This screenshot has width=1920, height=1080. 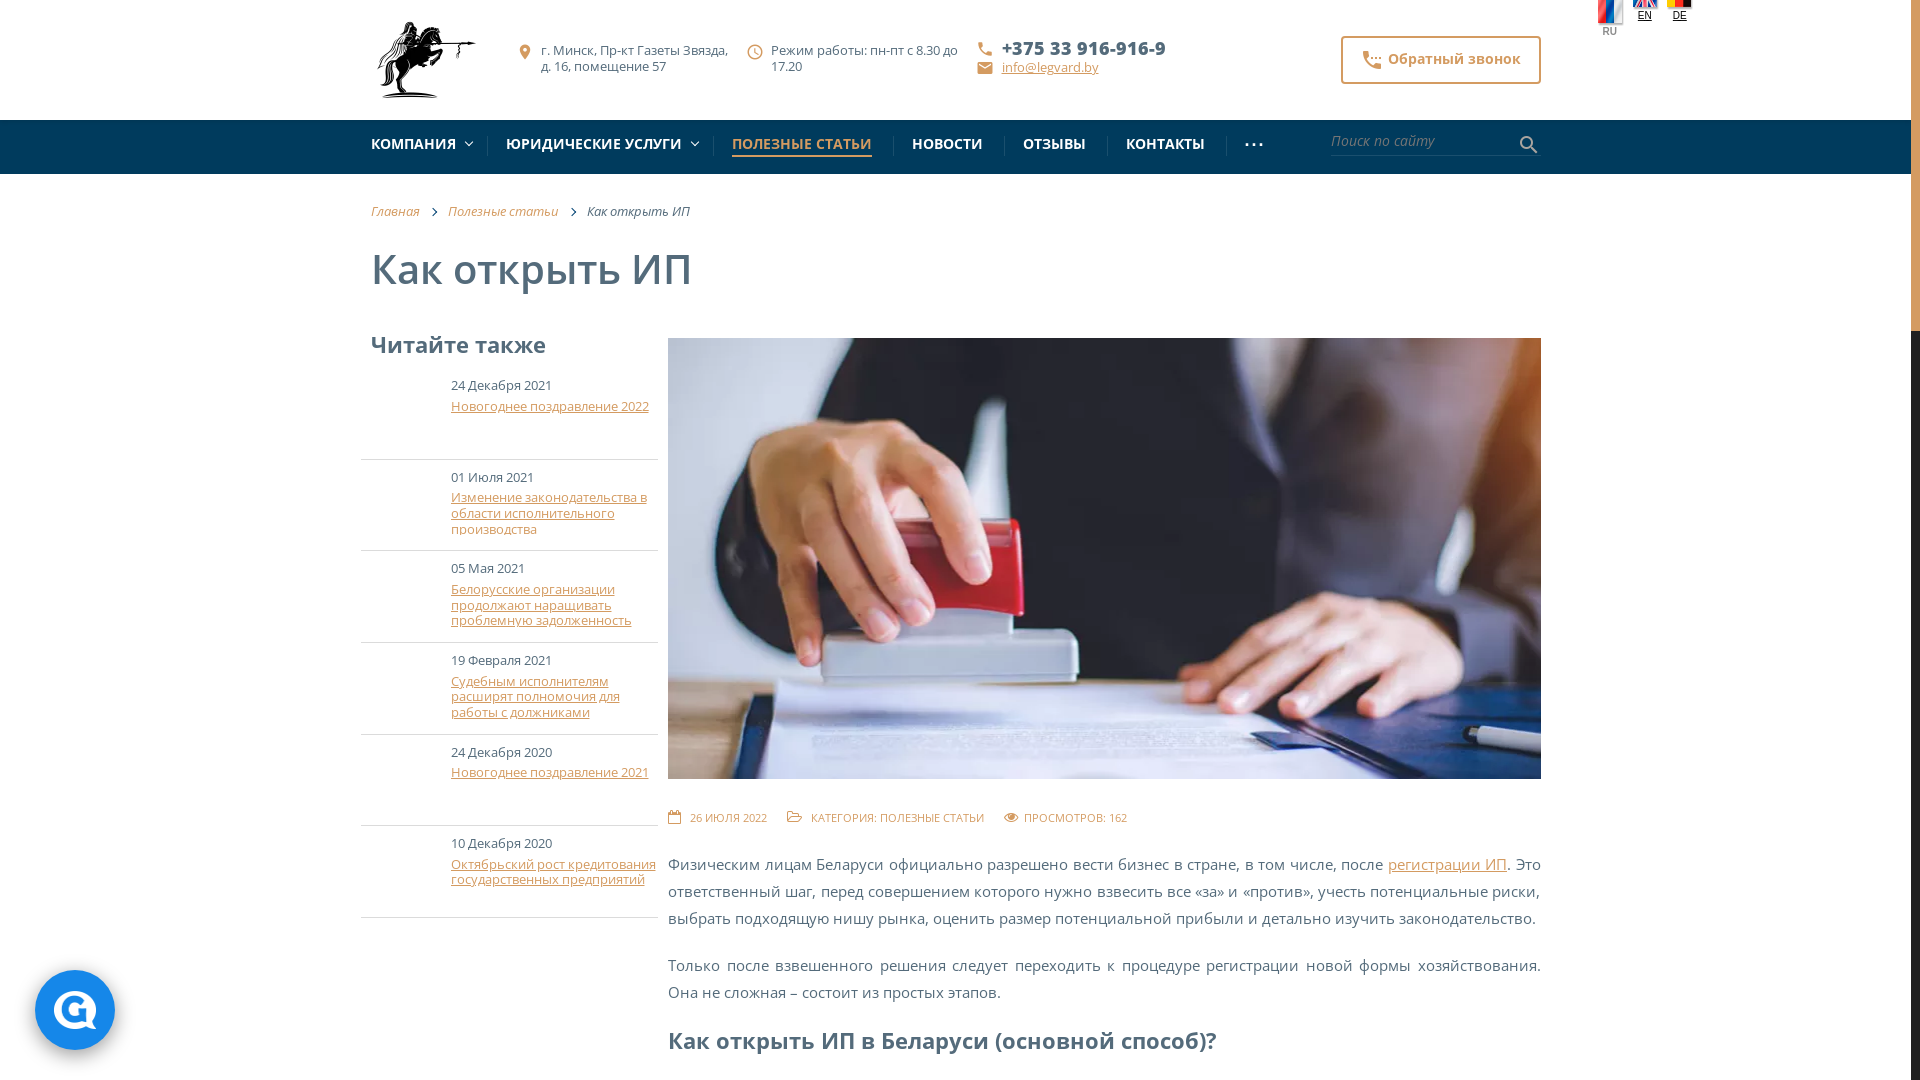 I want to click on 'info@legvard.by', so click(x=1002, y=65).